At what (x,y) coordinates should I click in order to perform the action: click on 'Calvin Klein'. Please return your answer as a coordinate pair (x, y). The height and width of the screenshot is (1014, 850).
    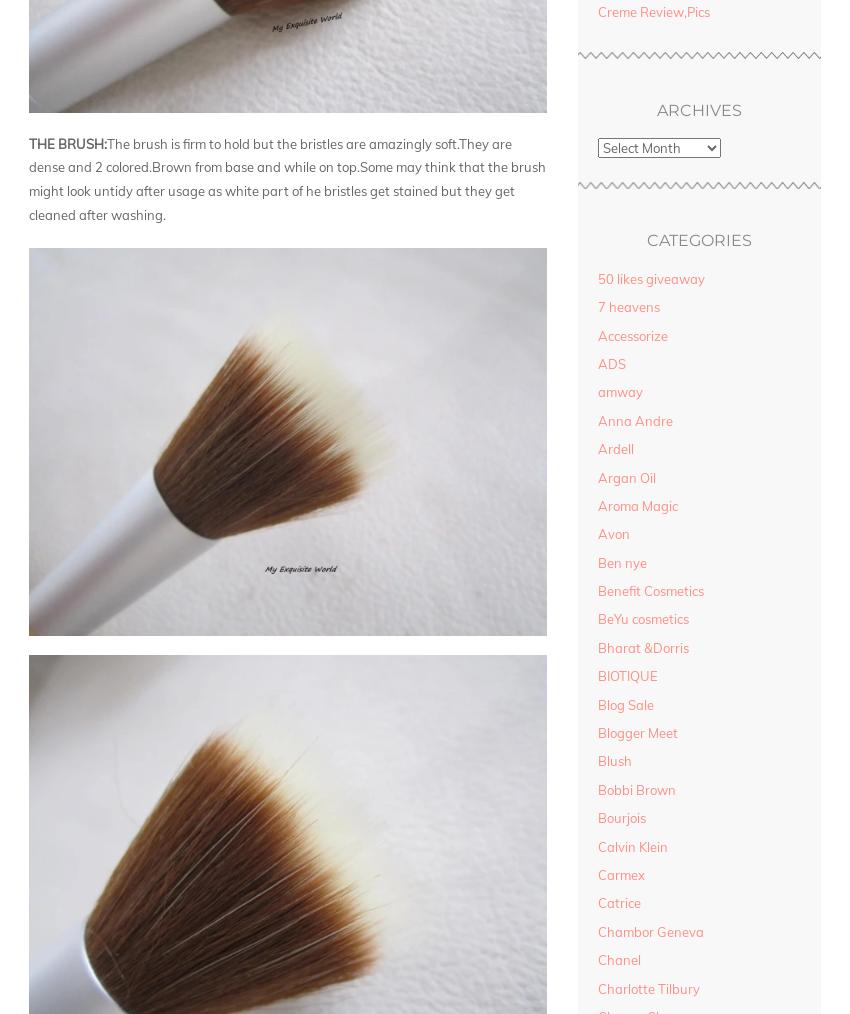
    Looking at the image, I should click on (596, 845).